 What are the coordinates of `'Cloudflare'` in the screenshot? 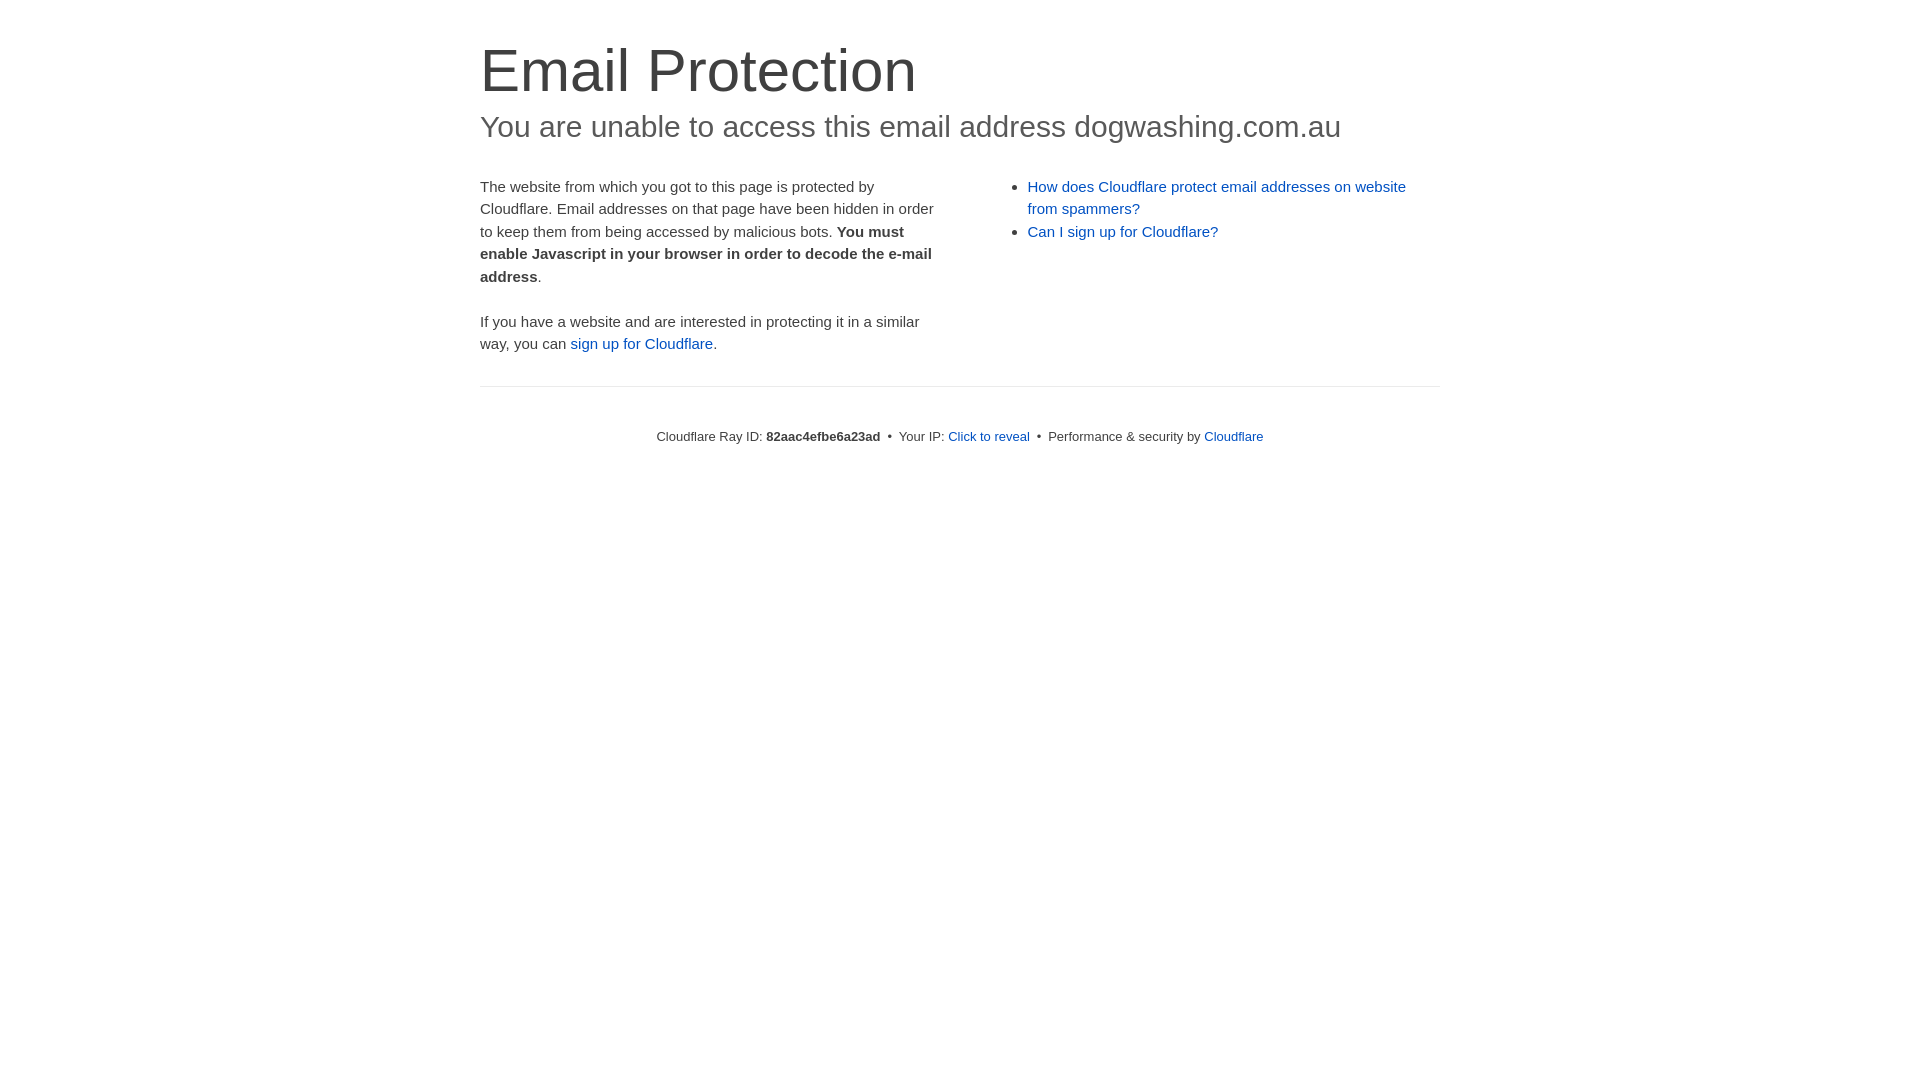 It's located at (1232, 435).